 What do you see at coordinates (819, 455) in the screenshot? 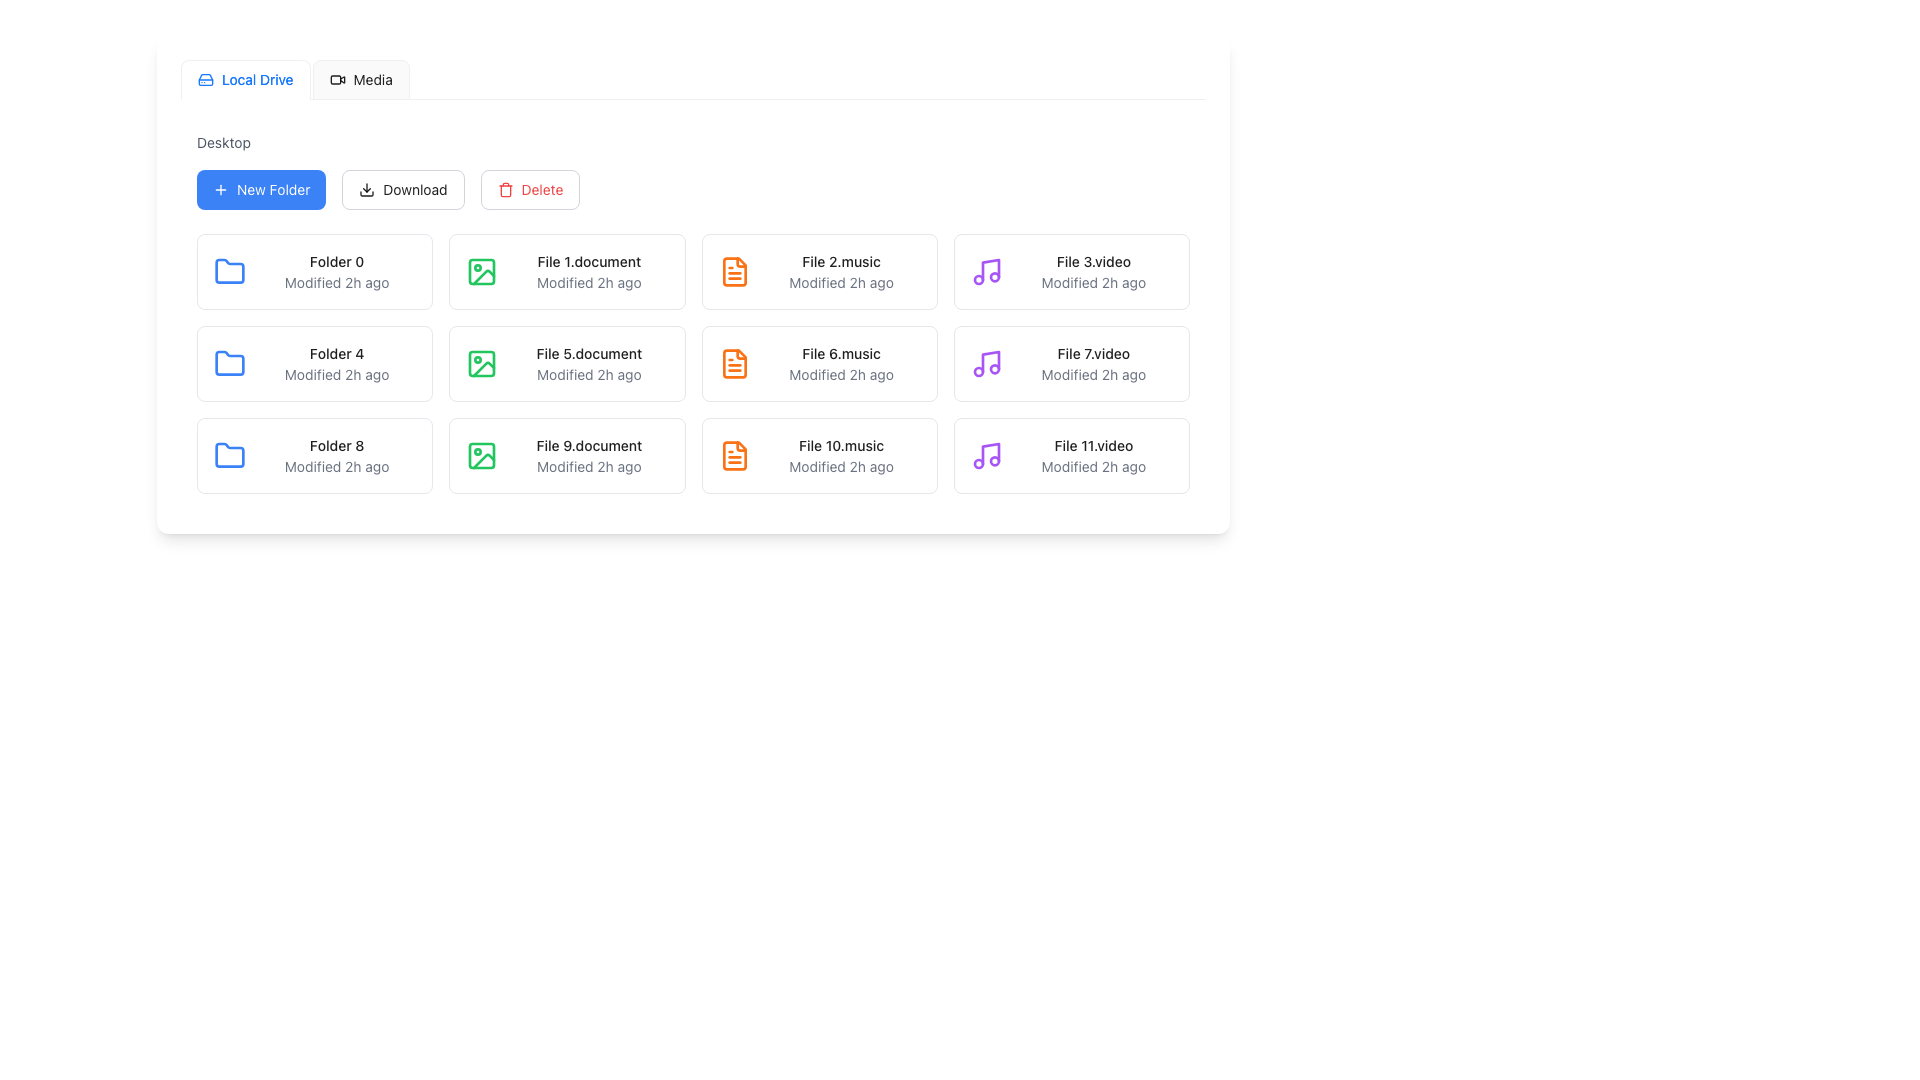
I see `the selectable item representing the file named 'File 10.music', which is the eighth item in the grid layout located in the fourth column of the third row` at bounding box center [819, 455].